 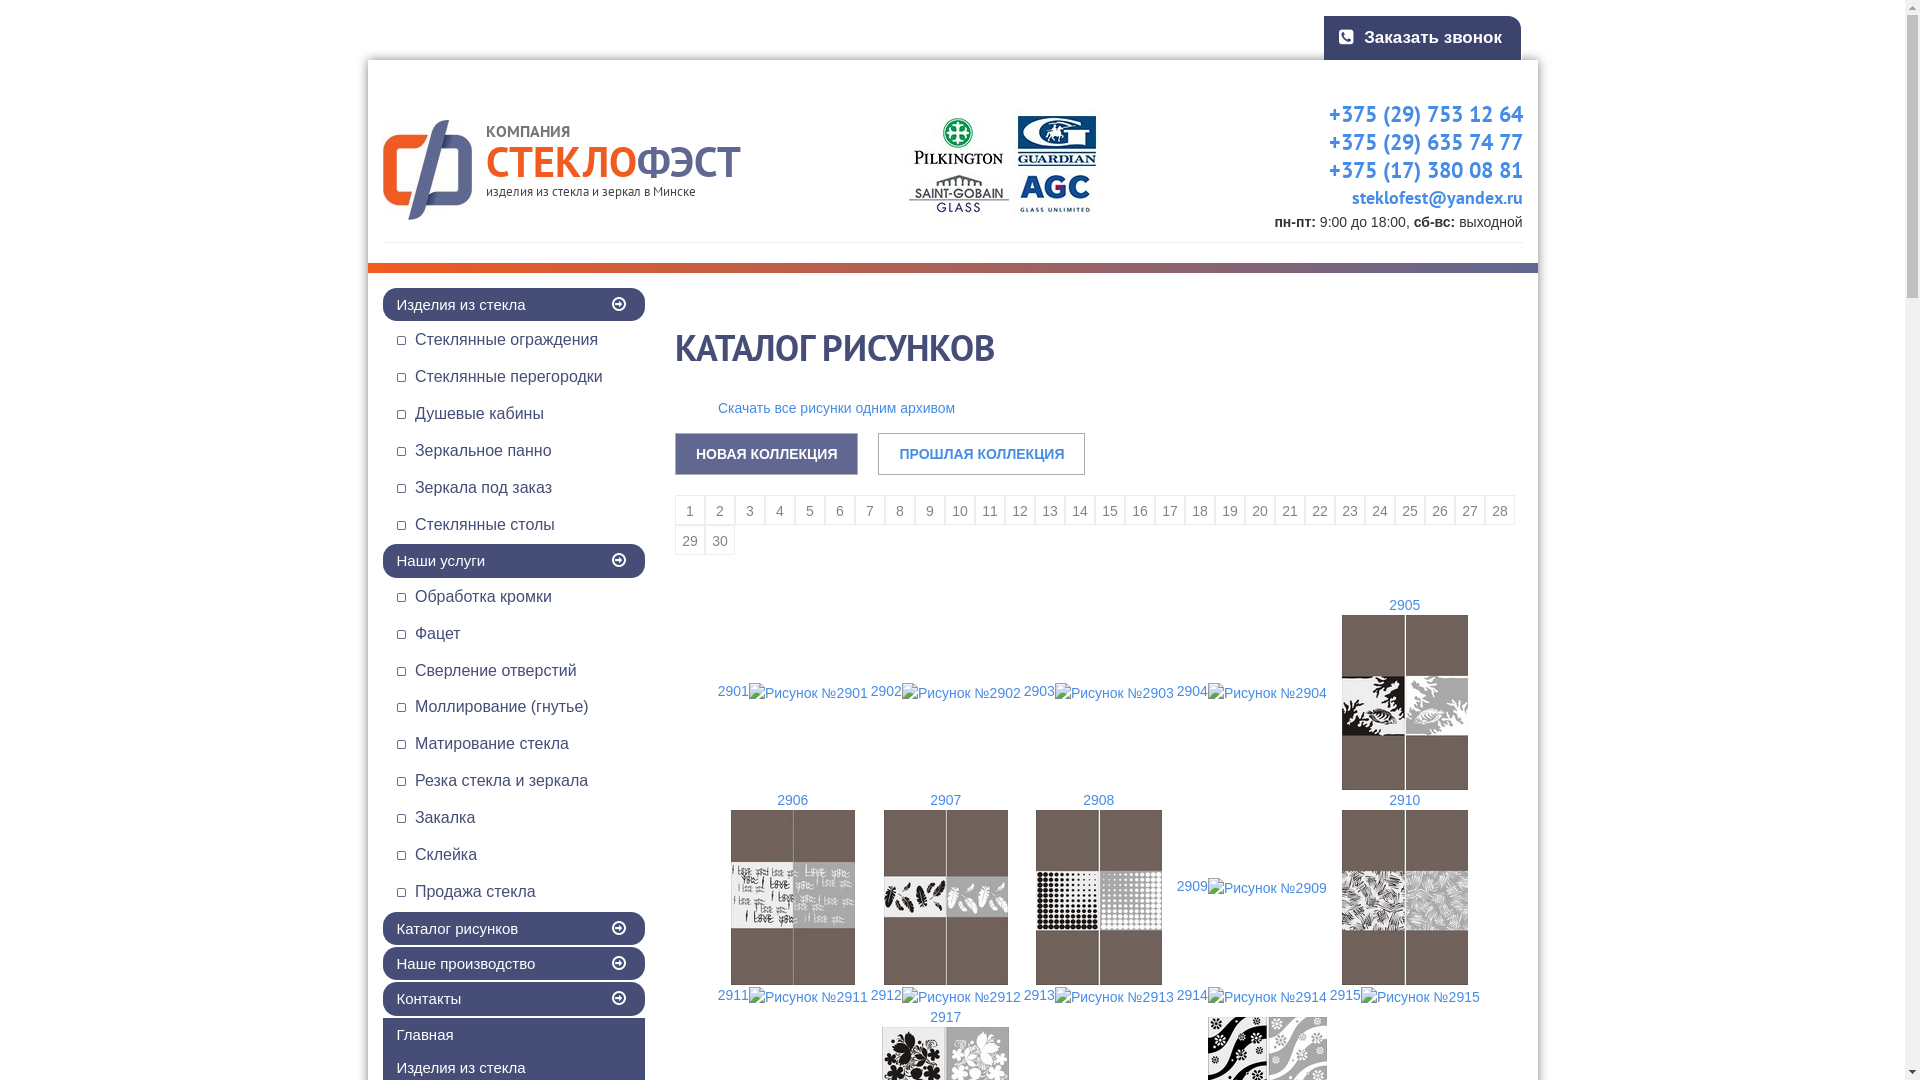 What do you see at coordinates (1379, 508) in the screenshot?
I see `'24'` at bounding box center [1379, 508].